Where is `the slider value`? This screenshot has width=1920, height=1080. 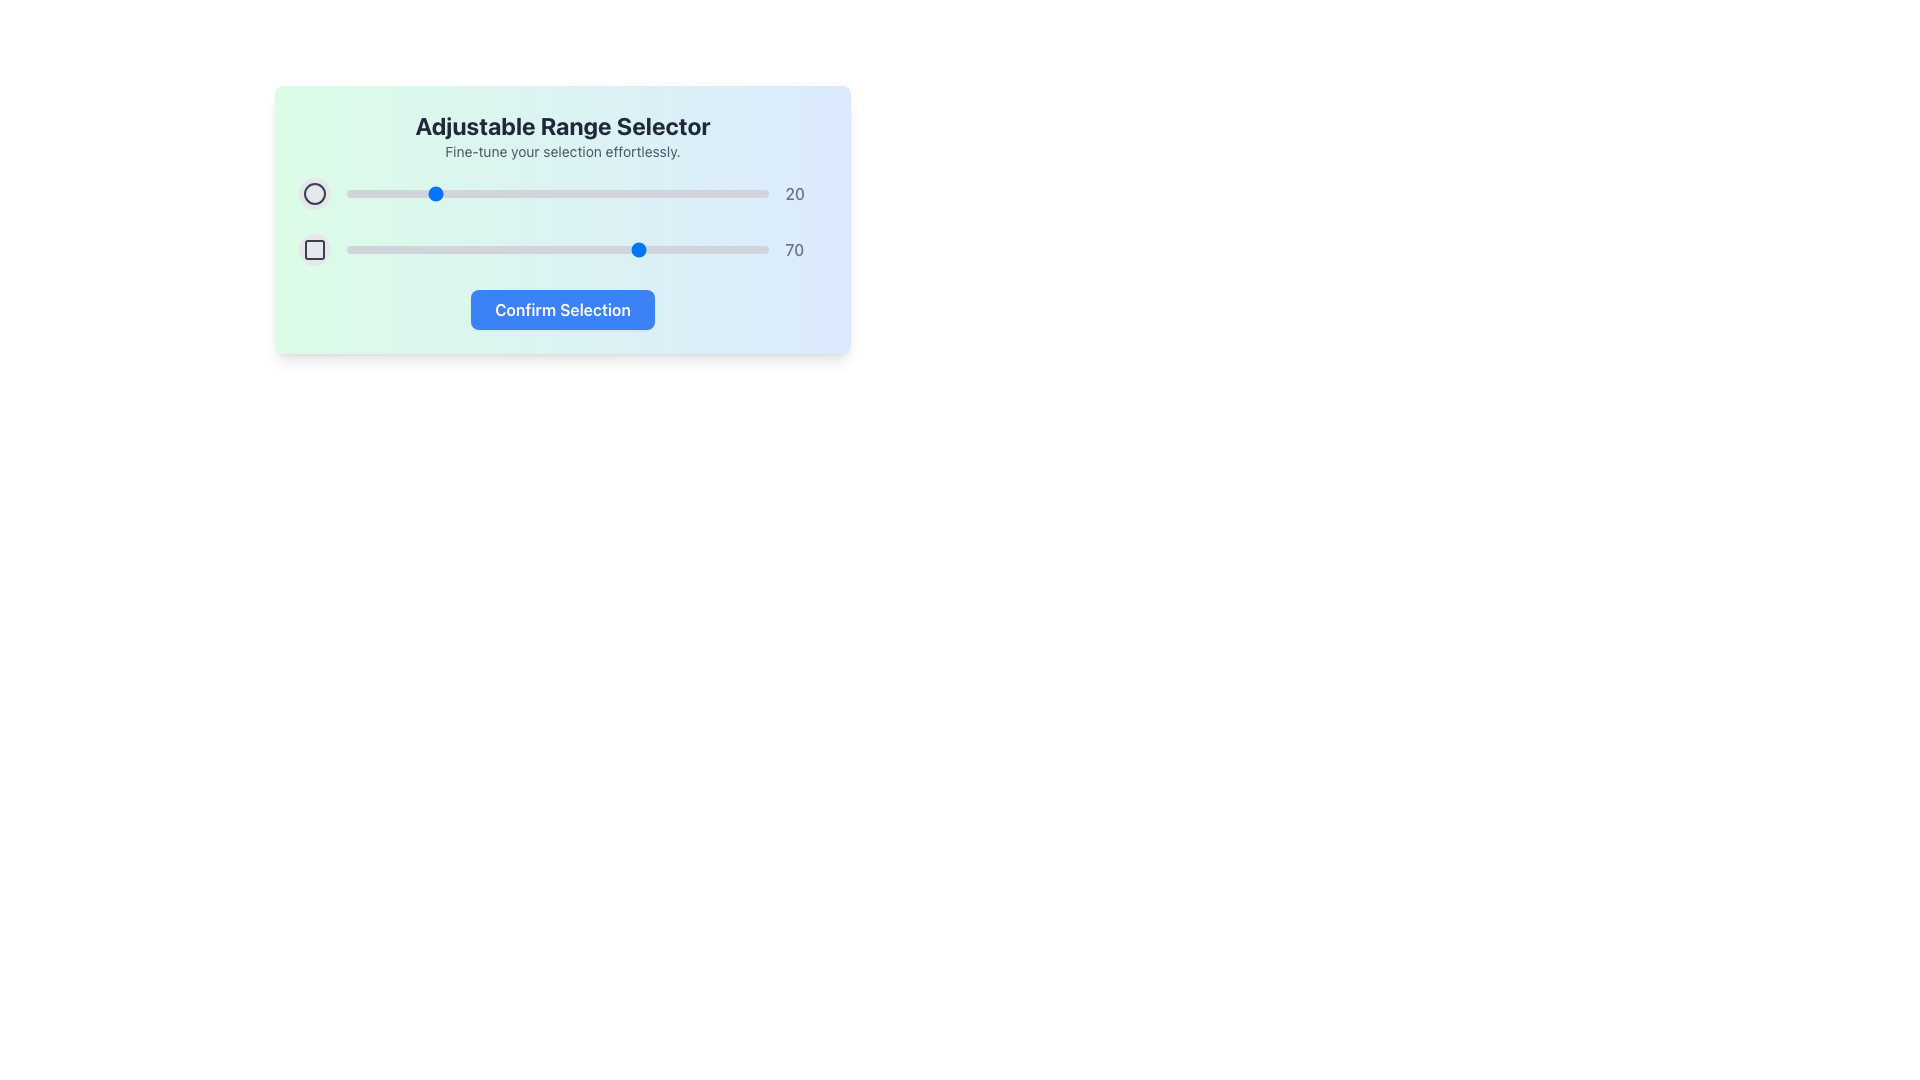 the slider value is located at coordinates (590, 249).